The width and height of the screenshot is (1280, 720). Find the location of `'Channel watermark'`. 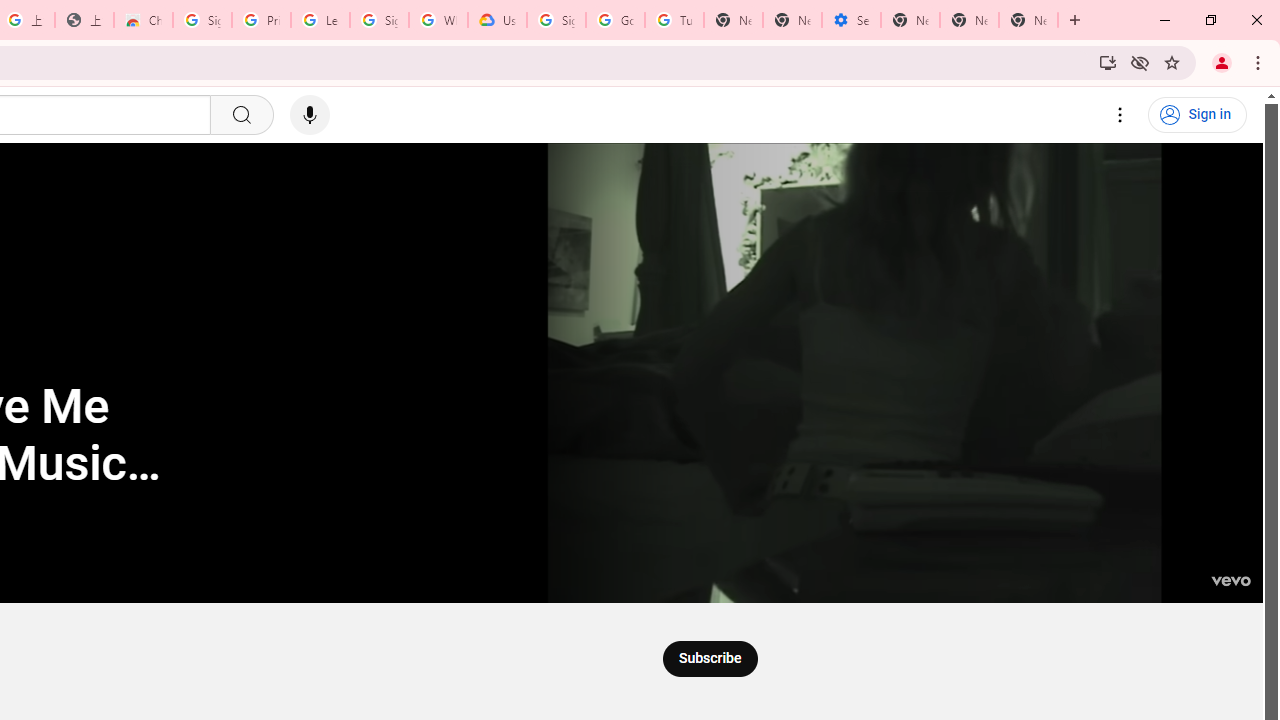

'Channel watermark' is located at coordinates (1229, 570).